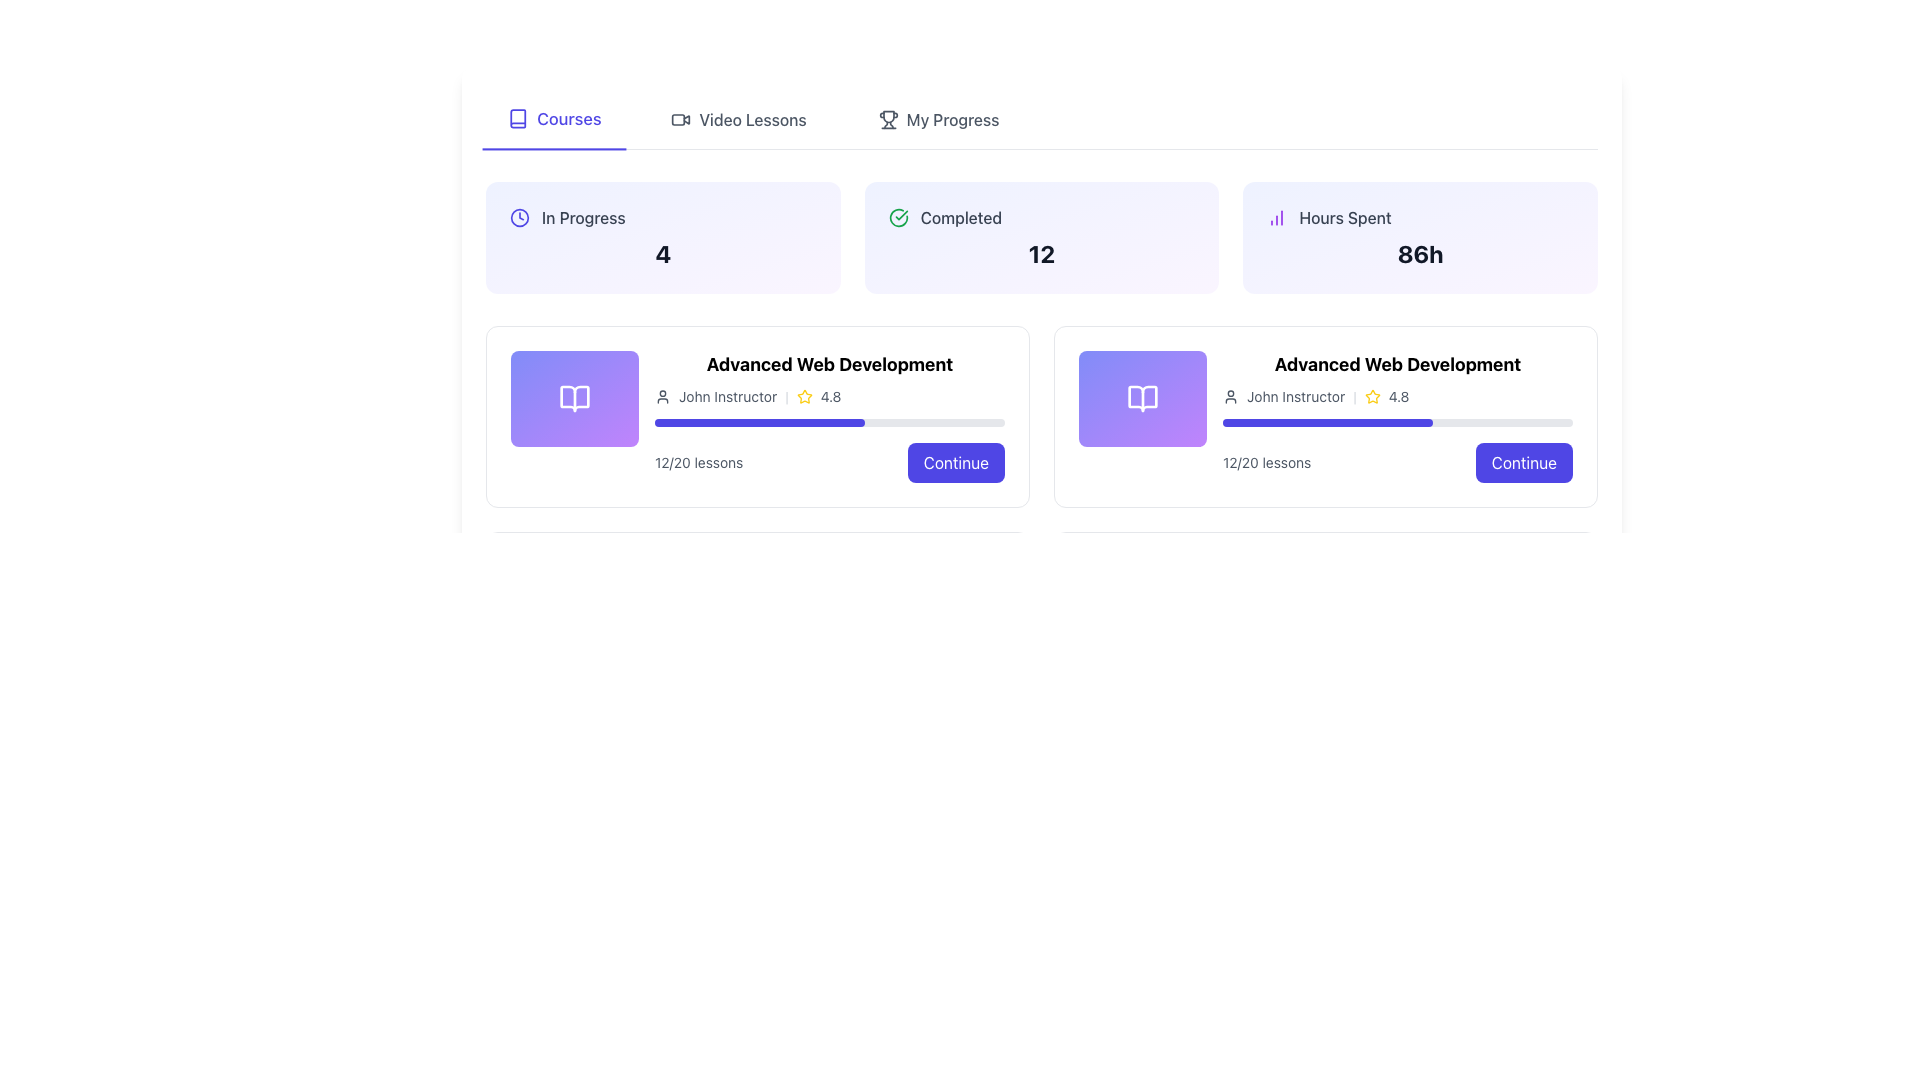 The height and width of the screenshot is (1080, 1920). Describe the element at coordinates (518, 118) in the screenshot. I see `the 'Courses' graphical icon located in the top navigation bar` at that location.